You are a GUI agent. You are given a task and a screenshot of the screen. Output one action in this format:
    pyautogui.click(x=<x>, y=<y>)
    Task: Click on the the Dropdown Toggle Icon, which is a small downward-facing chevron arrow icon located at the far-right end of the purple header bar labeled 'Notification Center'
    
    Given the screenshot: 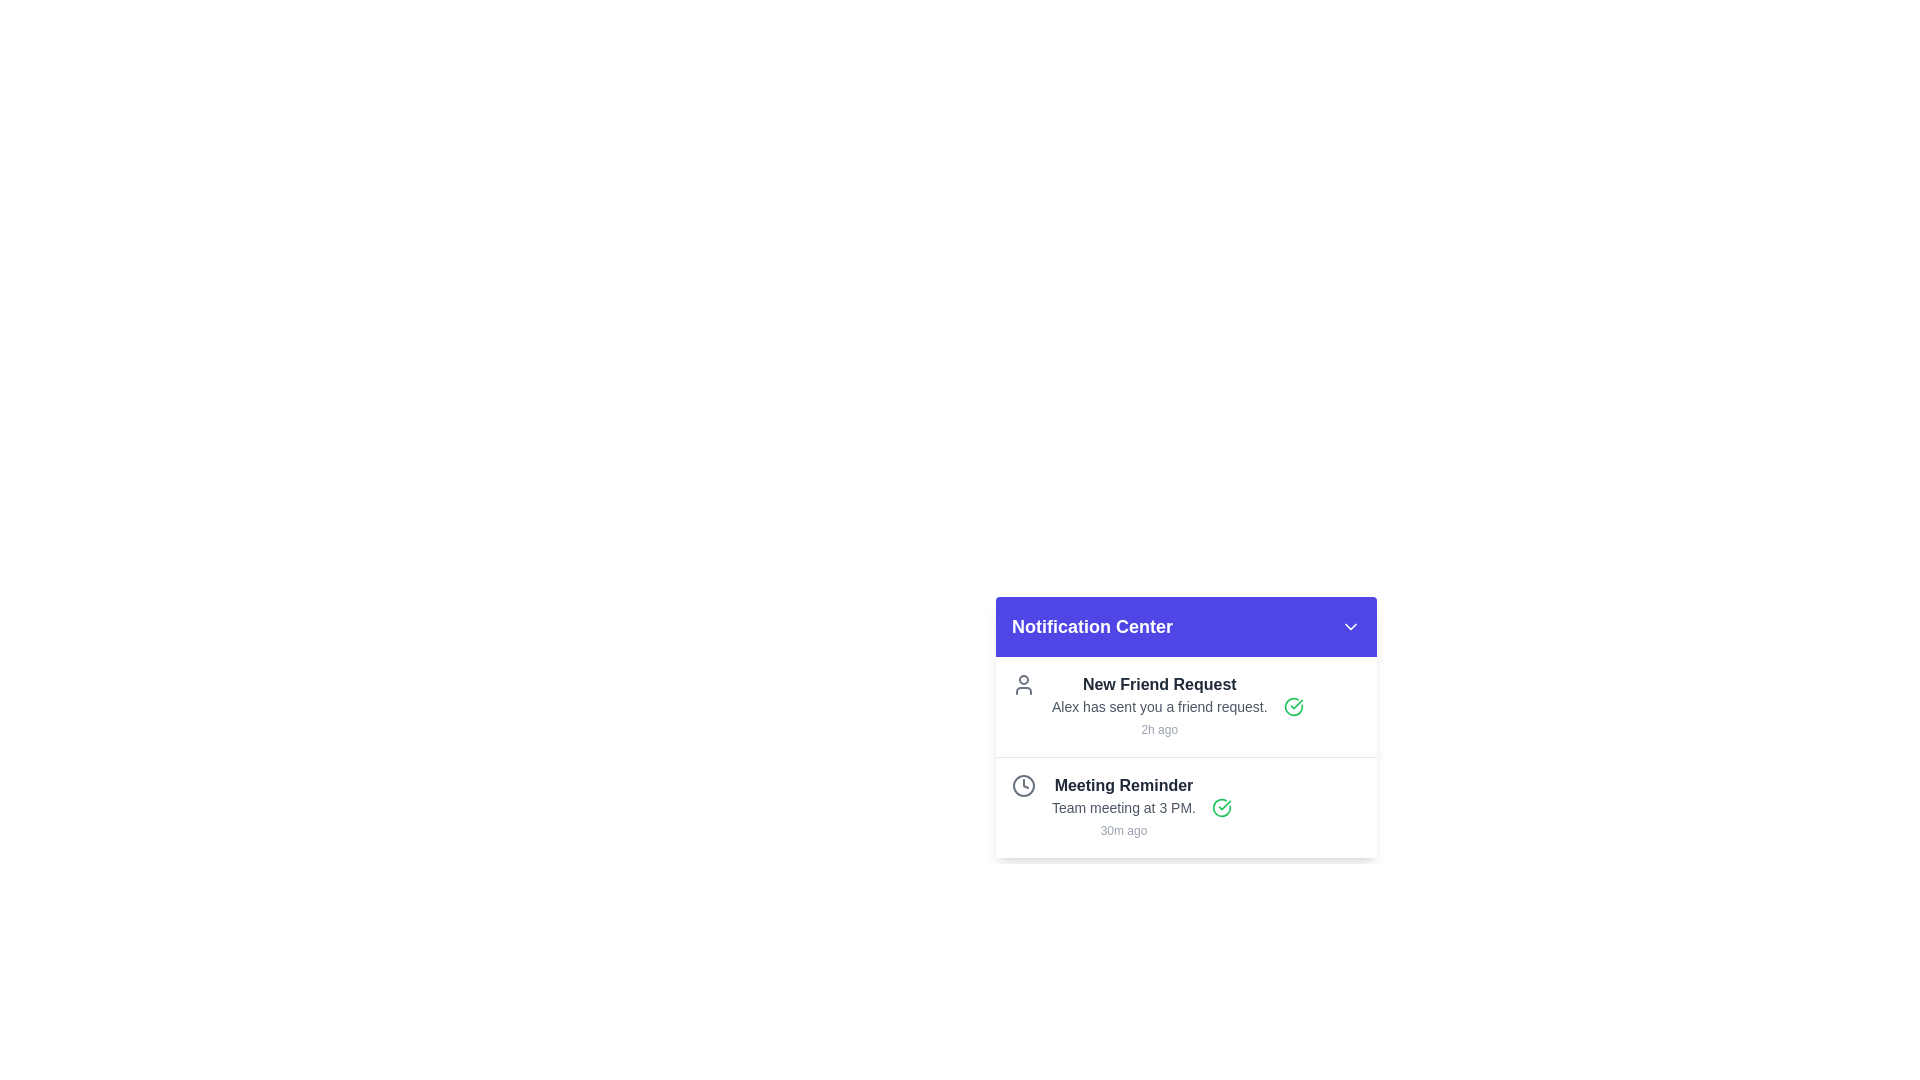 What is the action you would take?
    pyautogui.click(x=1350, y=626)
    